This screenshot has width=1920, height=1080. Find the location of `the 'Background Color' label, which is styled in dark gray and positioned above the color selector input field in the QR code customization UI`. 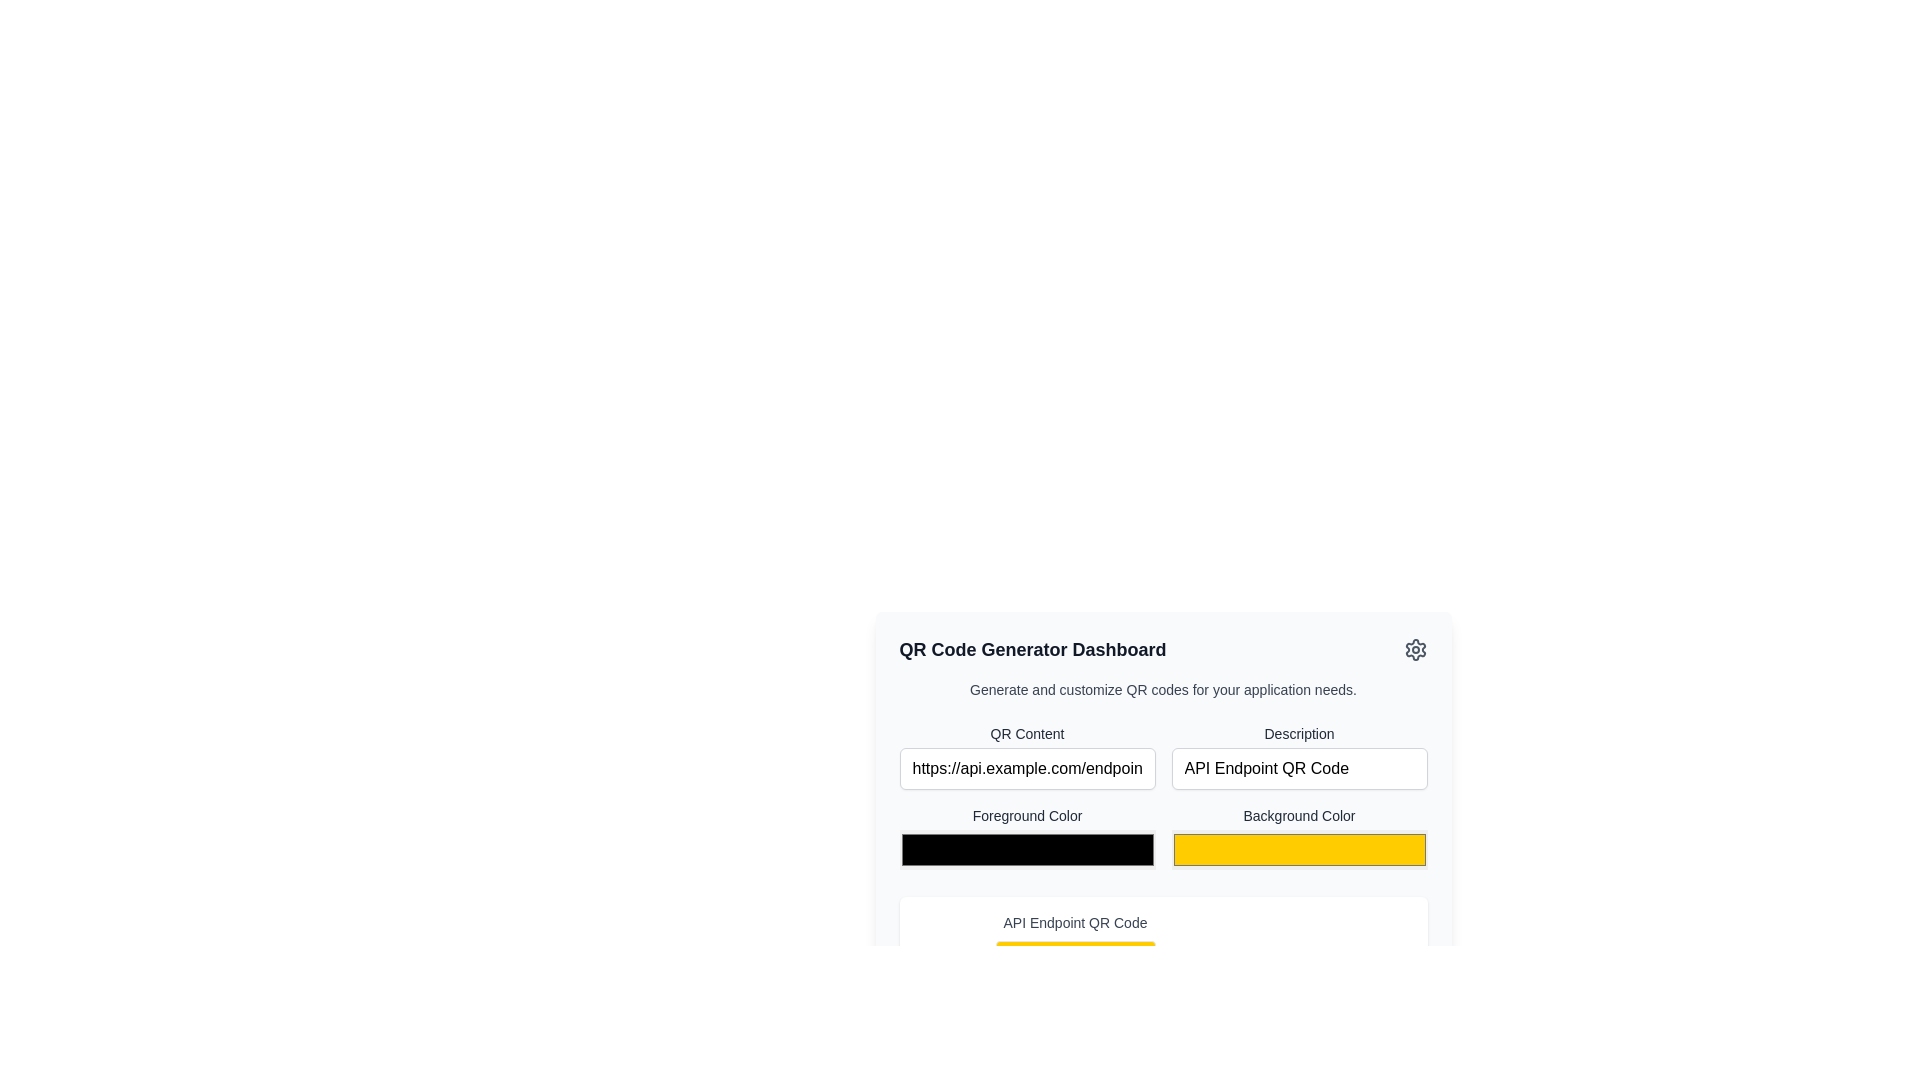

the 'Background Color' label, which is styled in dark gray and positioned above the color selector input field in the QR code customization UI is located at coordinates (1299, 816).